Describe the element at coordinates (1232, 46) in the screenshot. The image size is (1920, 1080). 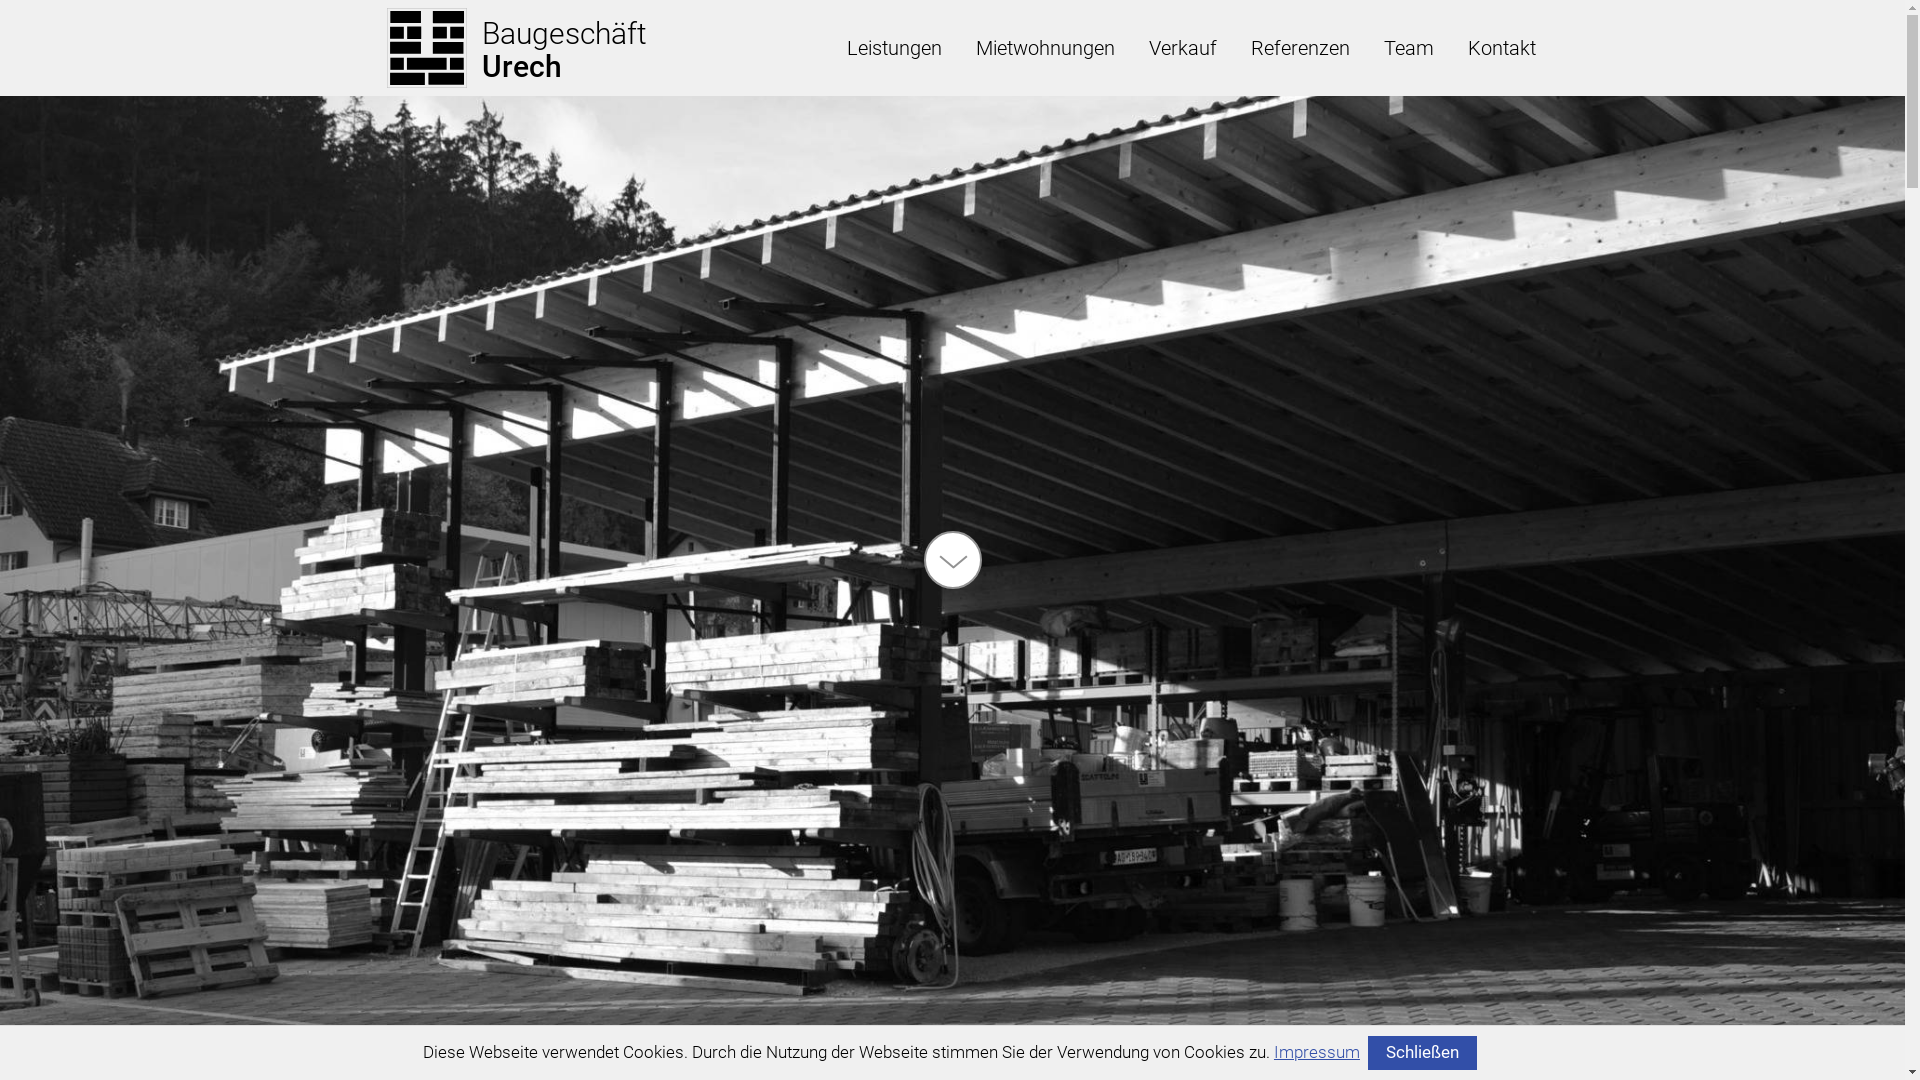
I see `'Referenzen'` at that location.